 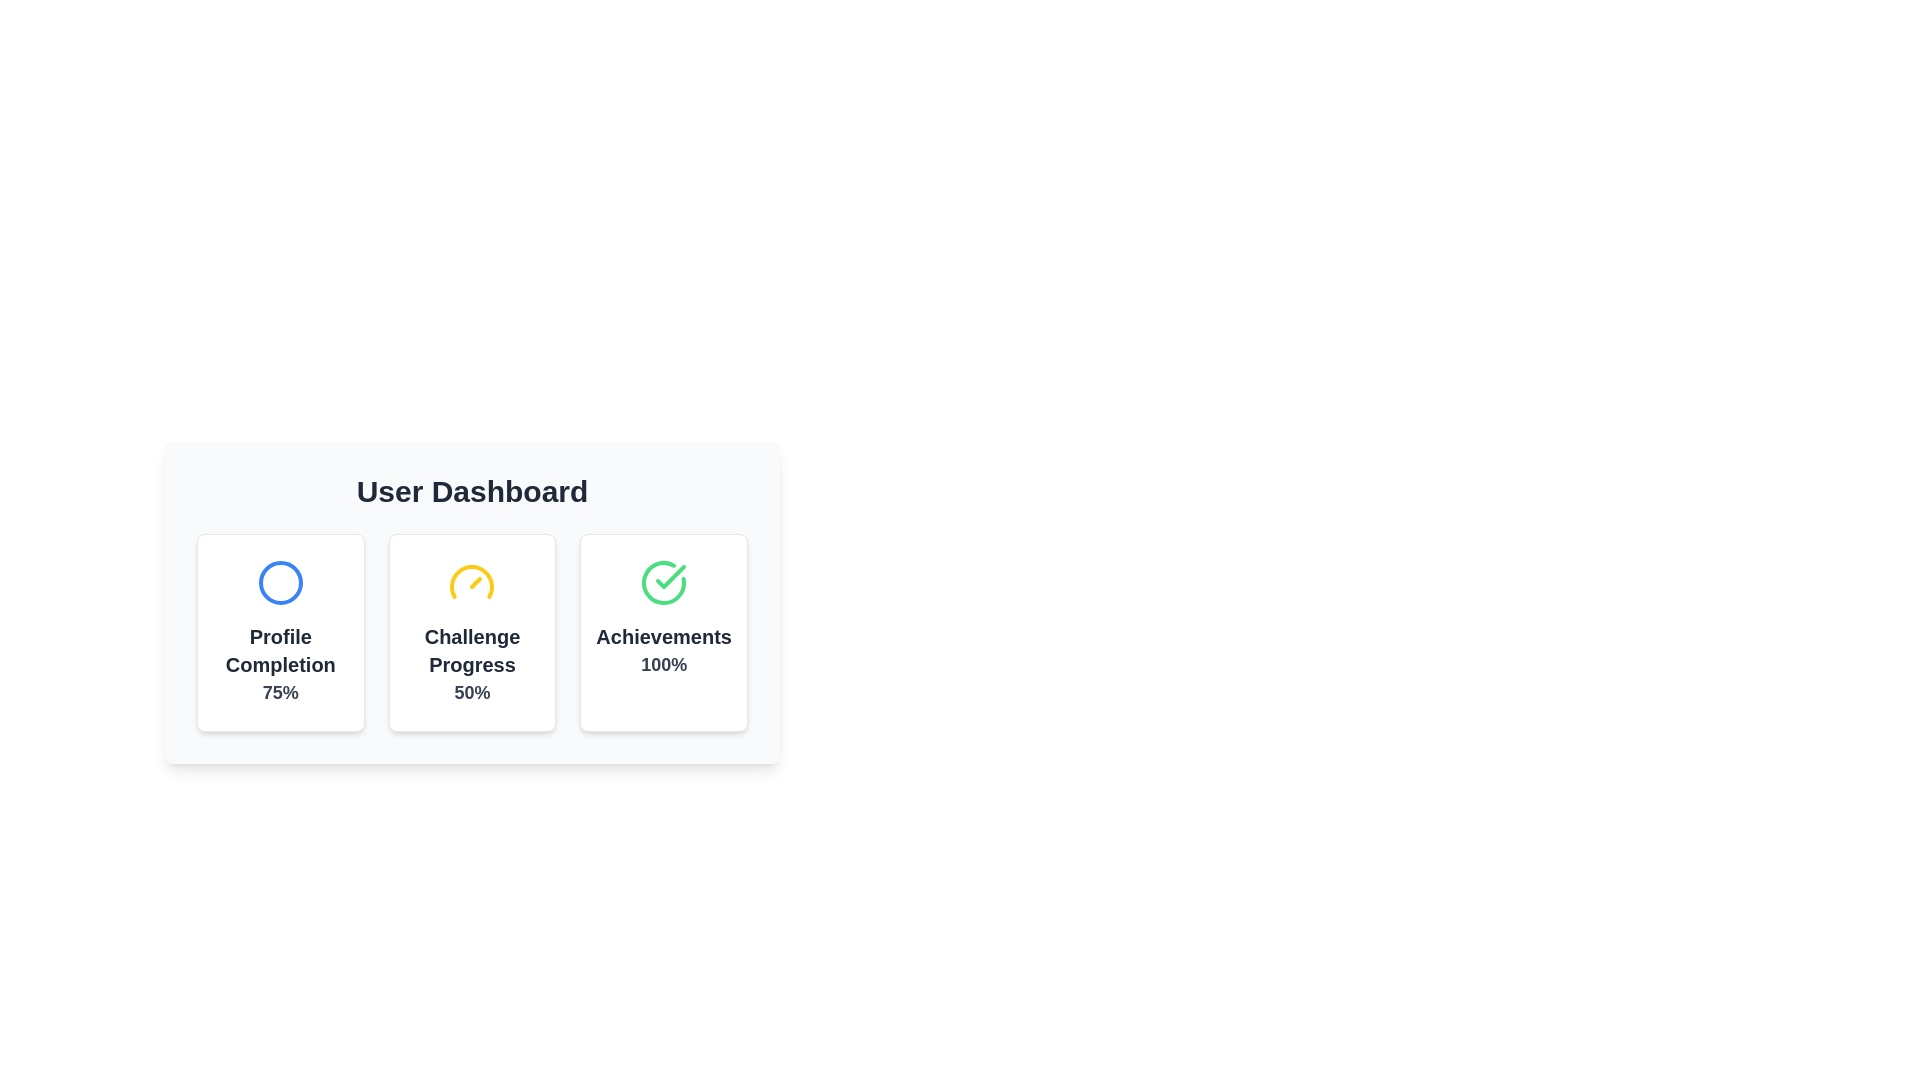 I want to click on completion rate displayed as '75%' in a bold, large font with dark grey color, located centrally beneath the 'Profile Completion' text, so click(x=279, y=692).